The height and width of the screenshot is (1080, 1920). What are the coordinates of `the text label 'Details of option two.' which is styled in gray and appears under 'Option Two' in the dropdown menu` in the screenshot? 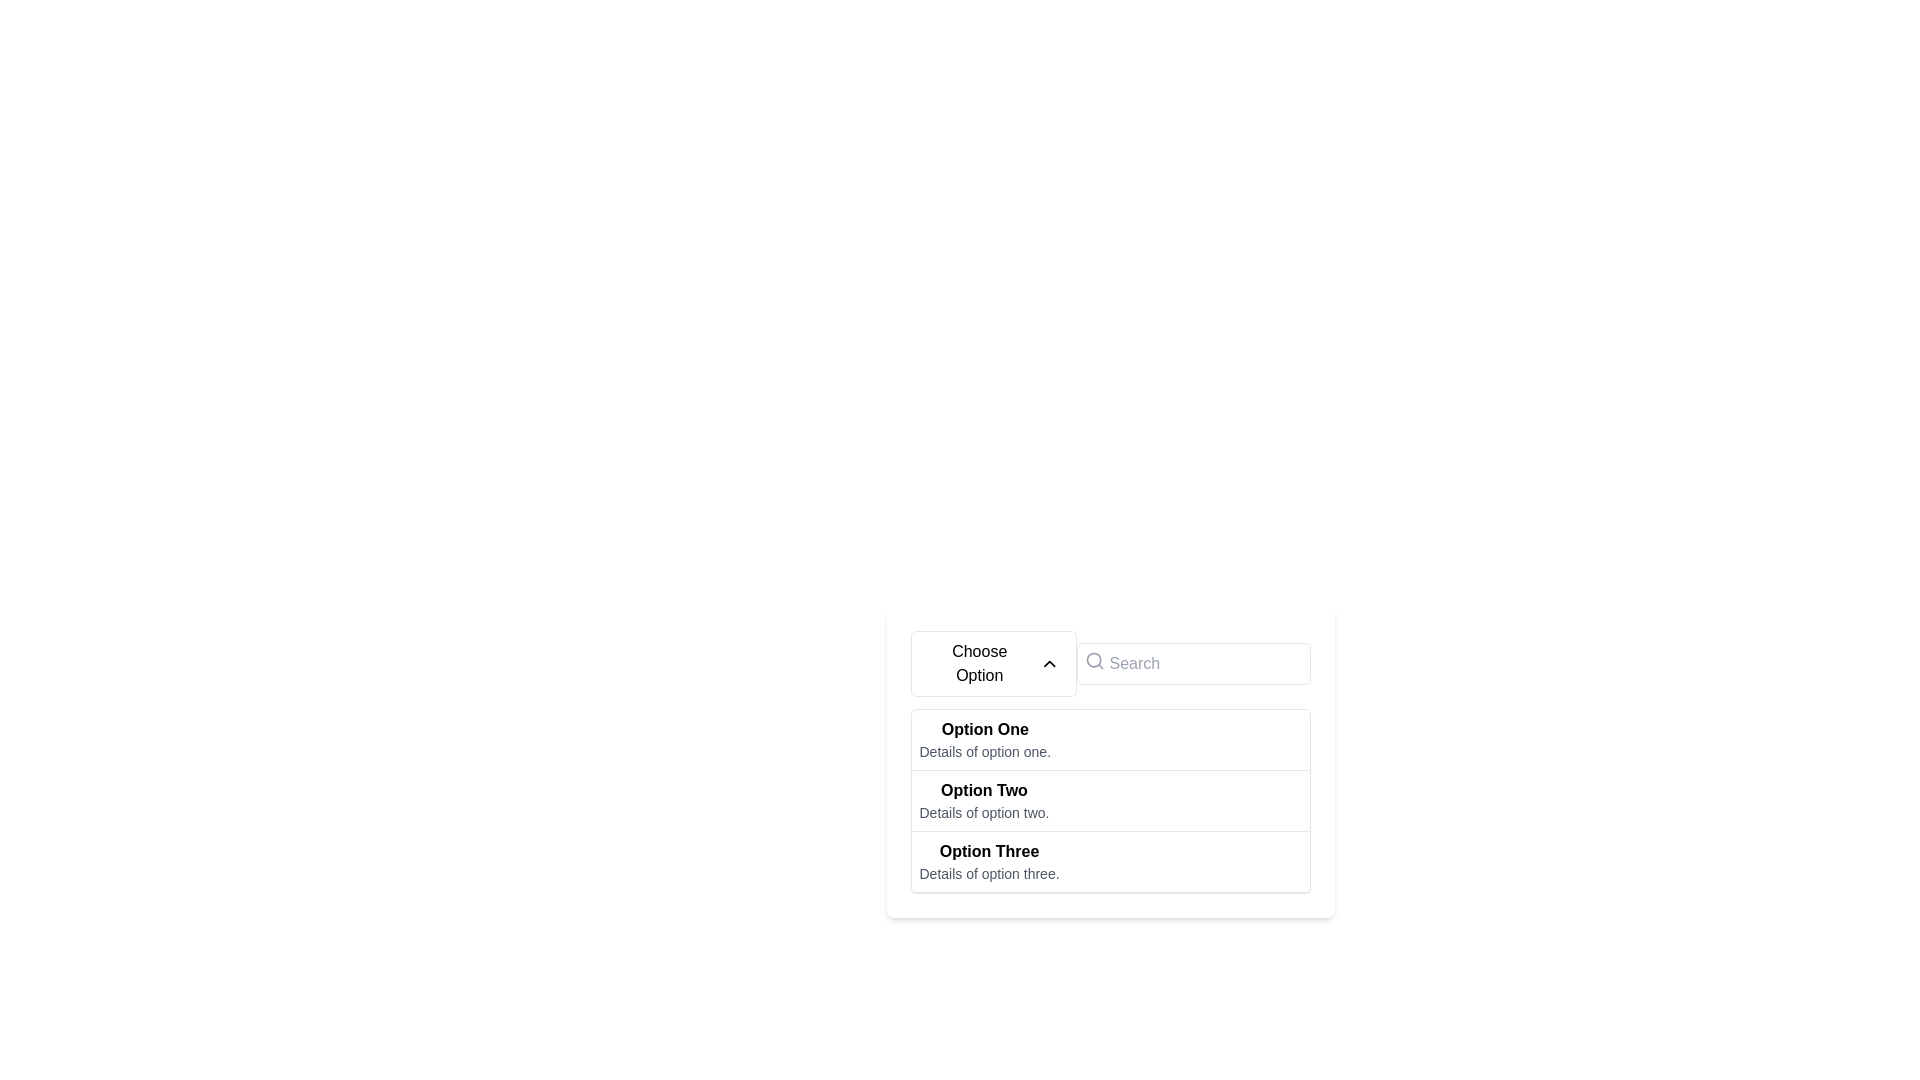 It's located at (984, 813).